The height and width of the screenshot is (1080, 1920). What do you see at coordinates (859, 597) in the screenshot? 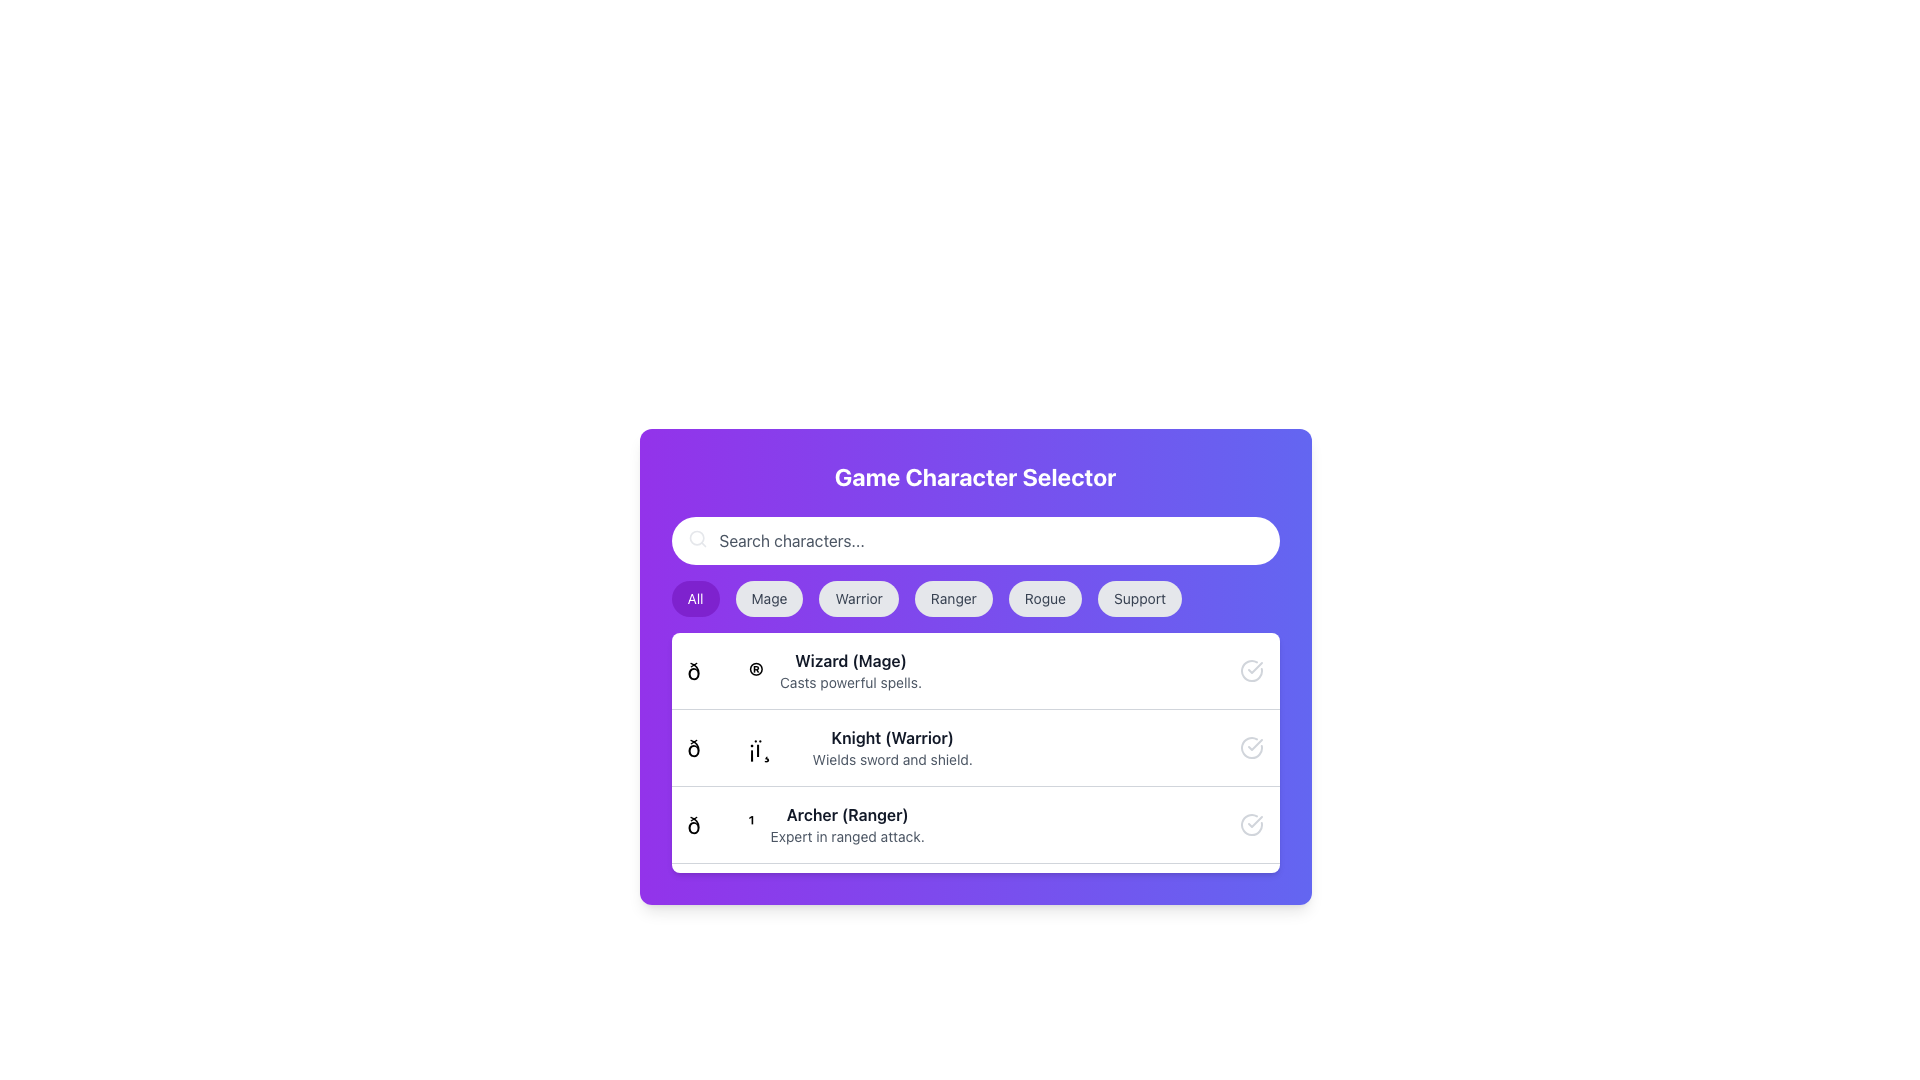
I see `the 'Warrior' button, which is the third button in a series of six character filter buttons, to filter the character list by the Warrior category` at bounding box center [859, 597].